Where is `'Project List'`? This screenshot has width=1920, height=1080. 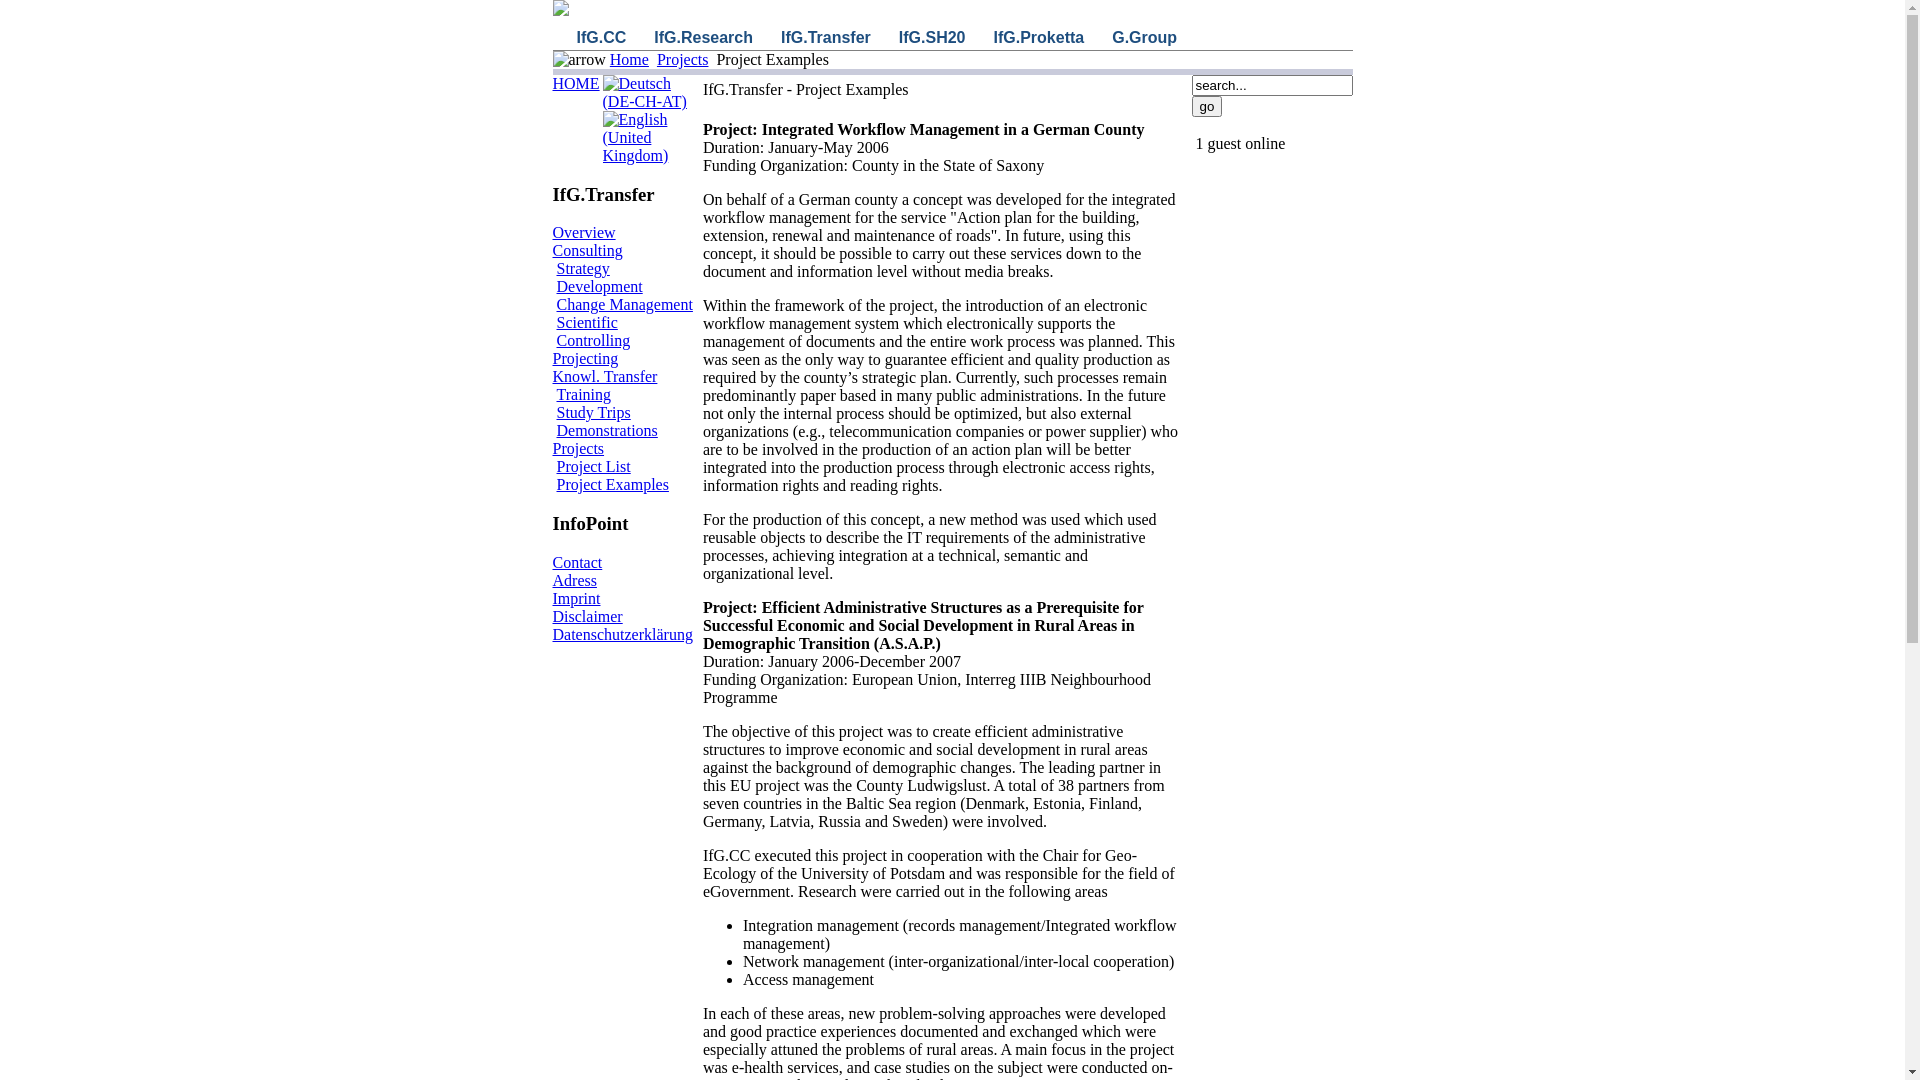 'Project List' is located at coordinates (592, 466).